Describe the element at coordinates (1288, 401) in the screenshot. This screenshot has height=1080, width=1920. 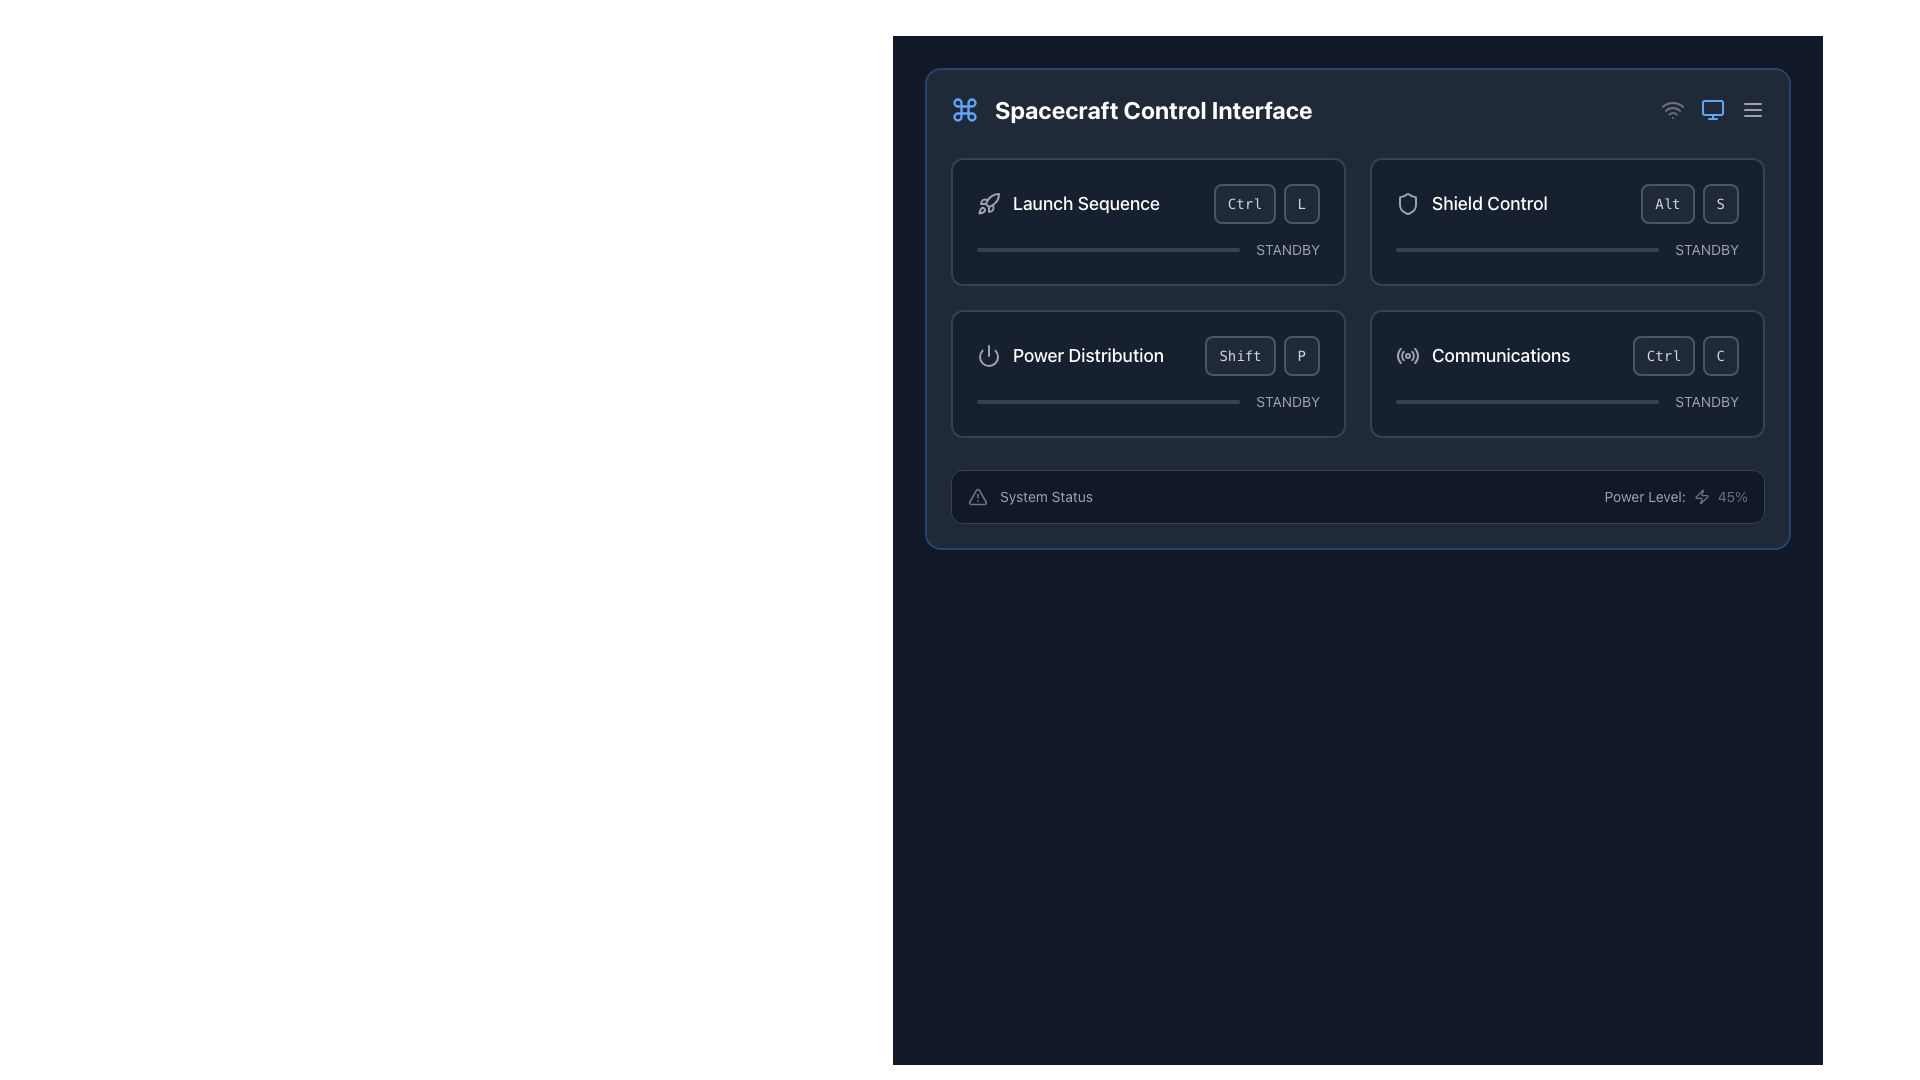
I see `the Text label displaying 'STANDBY' in gray color, located in the lower right corner of the 'Power Distribution' section, below the progress bar` at that location.